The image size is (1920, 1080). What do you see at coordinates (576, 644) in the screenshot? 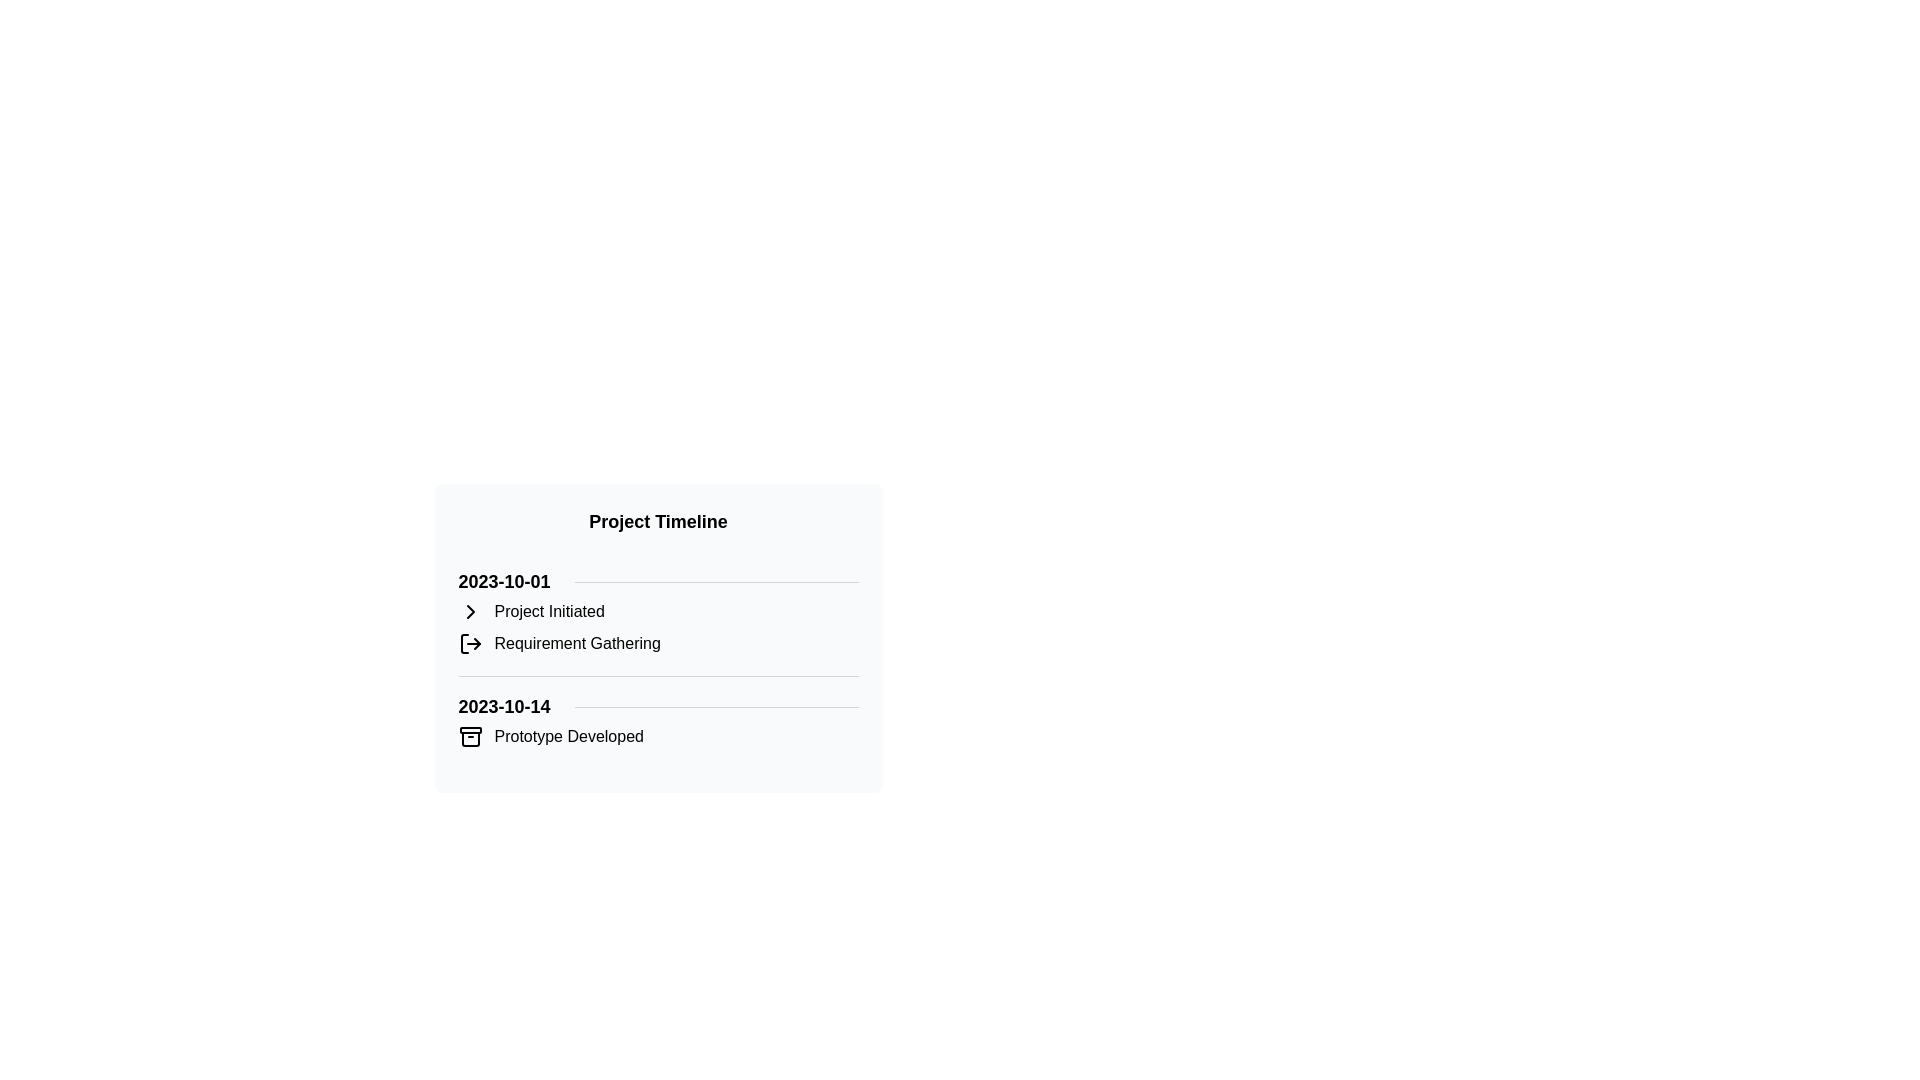
I see `the text label displaying 'Requirement Gathering' which is located in the timeline entry for the date '2023-10-01'` at bounding box center [576, 644].